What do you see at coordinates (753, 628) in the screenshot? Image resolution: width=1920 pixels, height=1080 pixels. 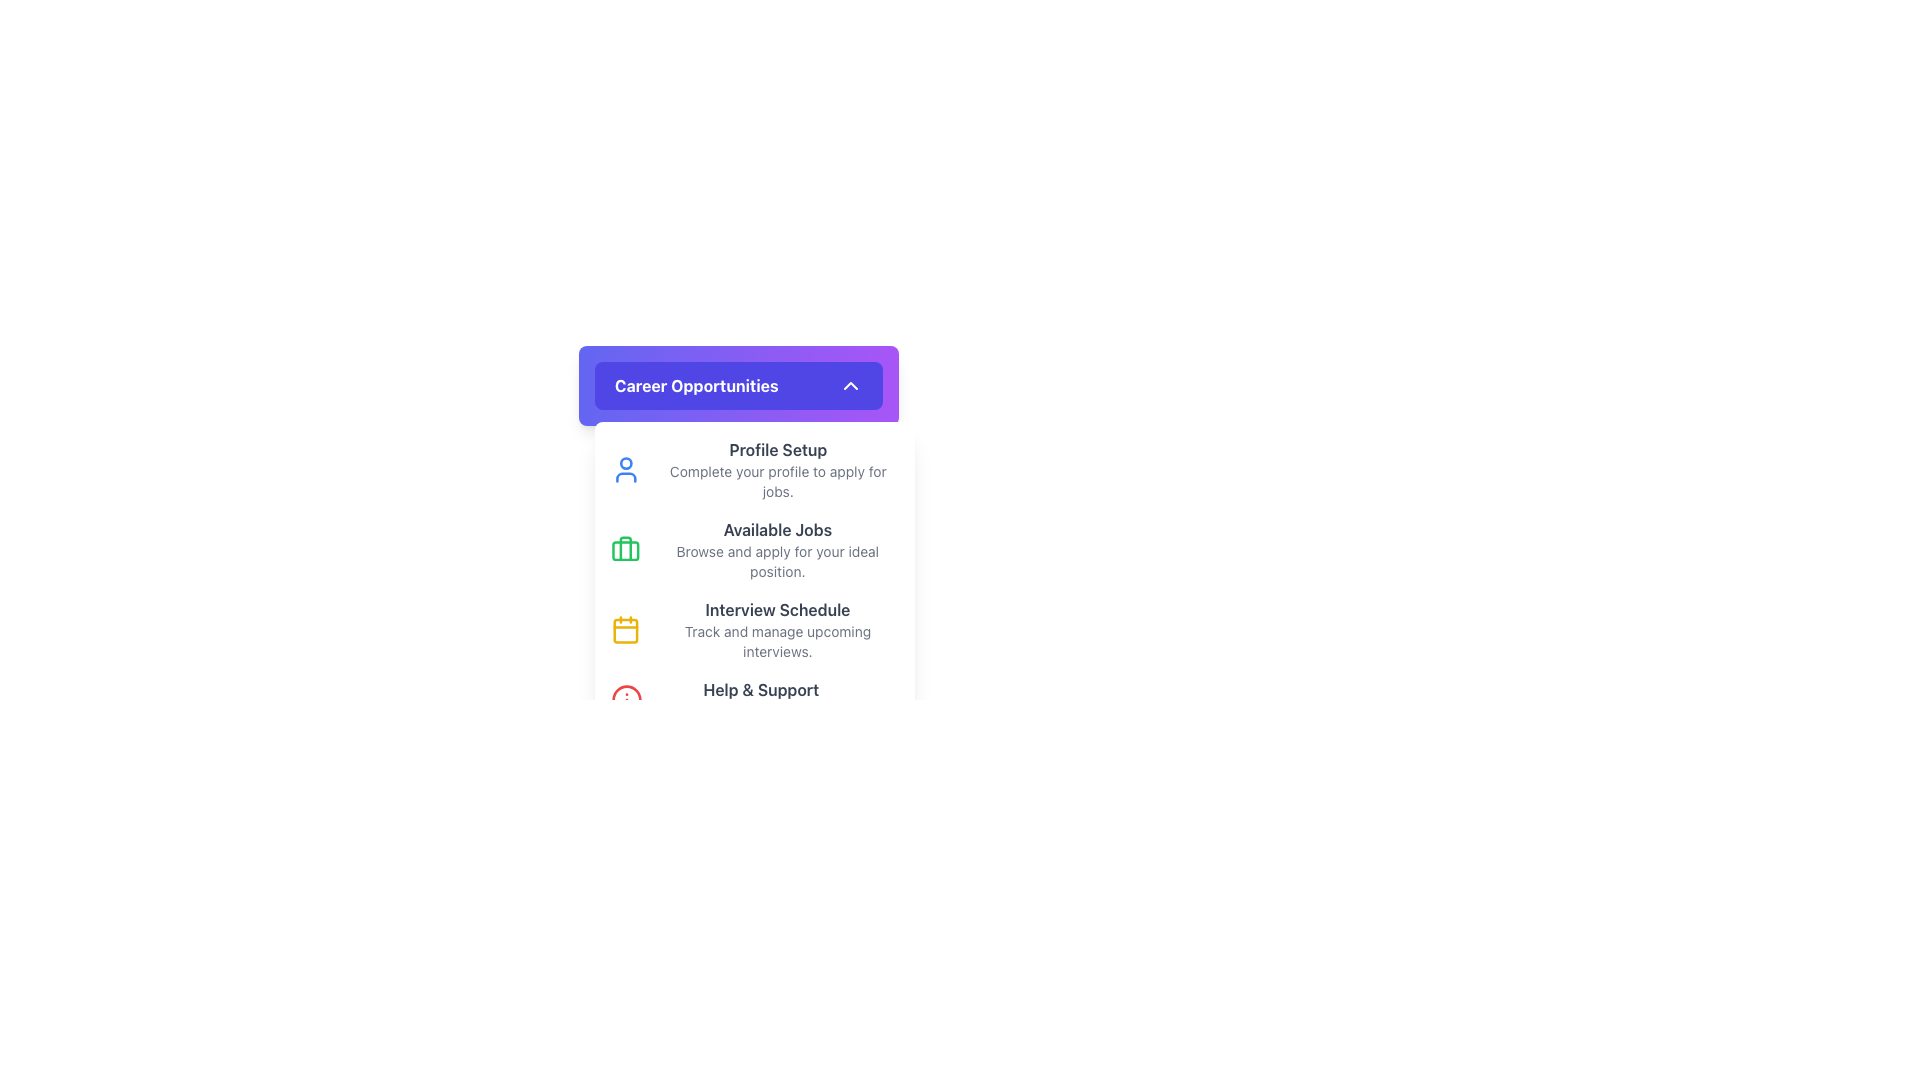 I see `the third item in the 'Career Opportunities' section` at bounding box center [753, 628].